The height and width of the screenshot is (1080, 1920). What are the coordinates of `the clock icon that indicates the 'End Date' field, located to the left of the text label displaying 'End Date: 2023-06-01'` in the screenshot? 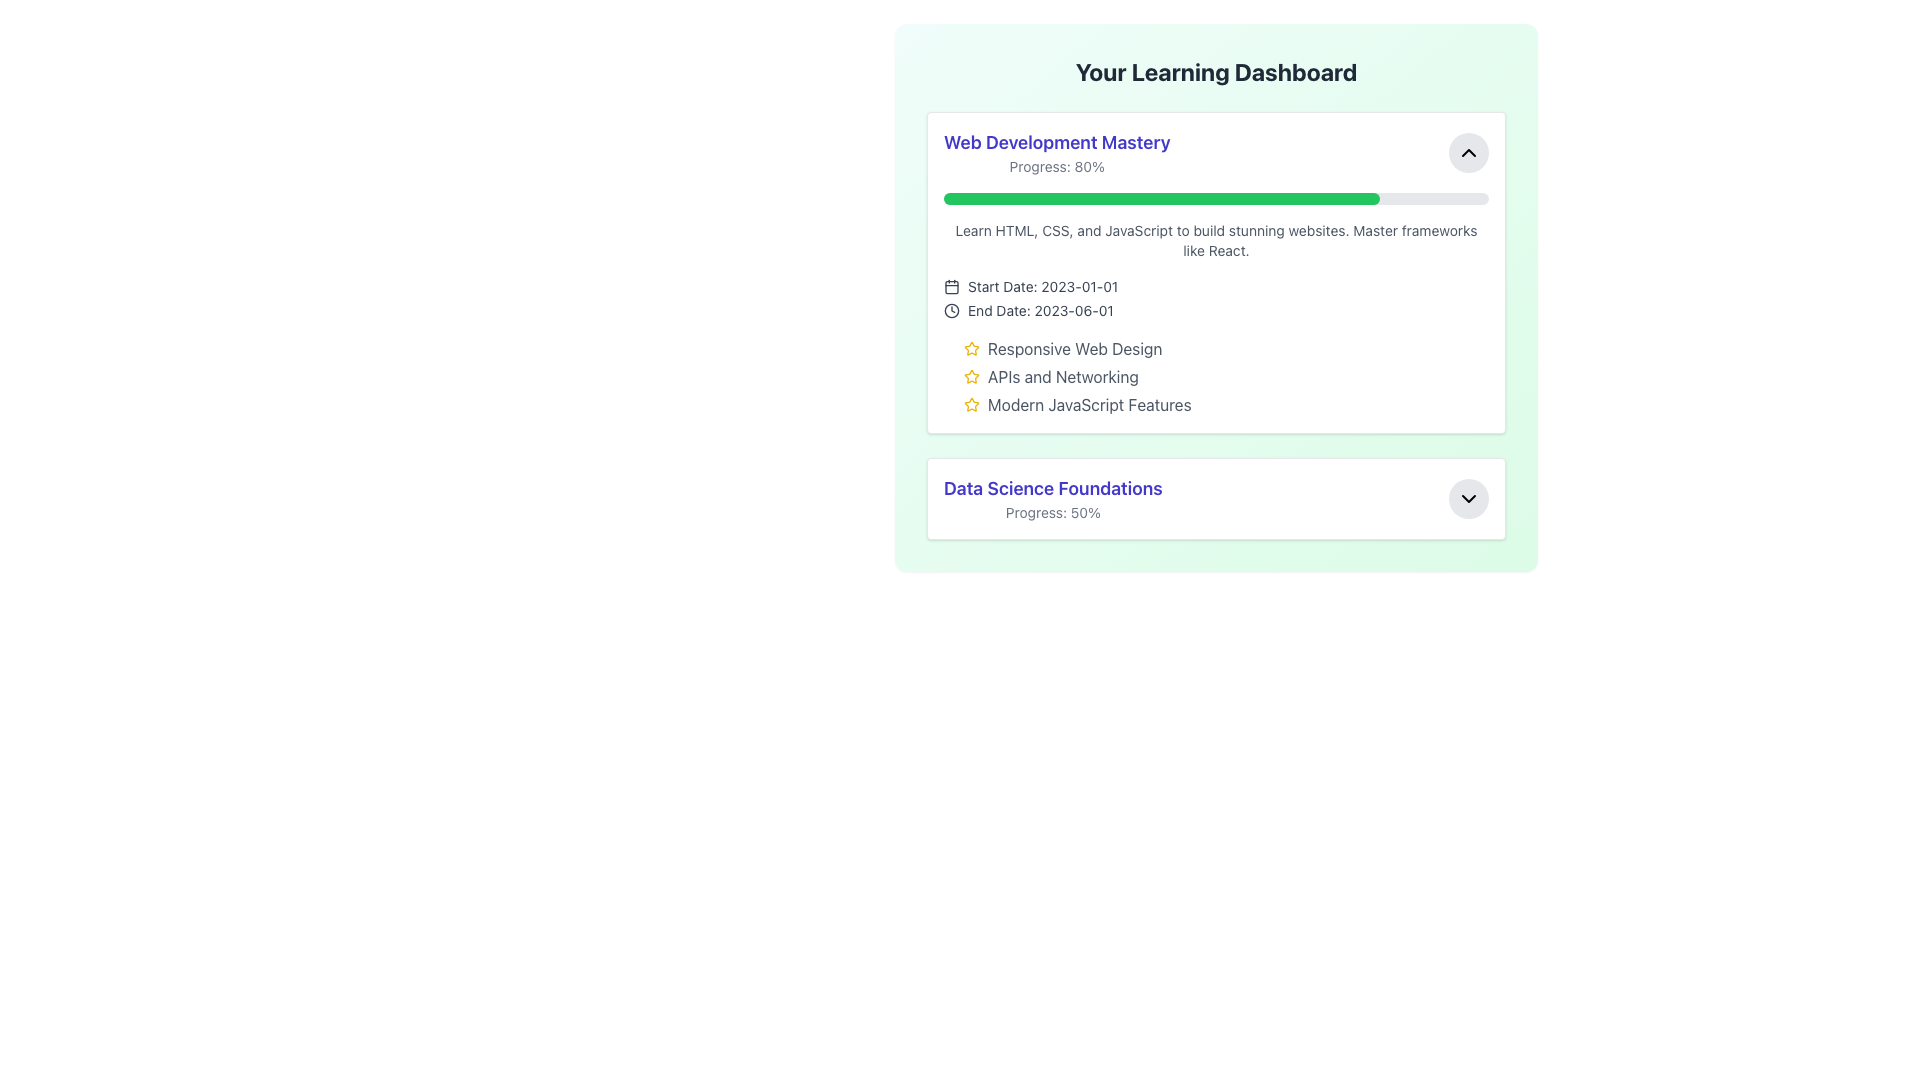 It's located at (950, 311).